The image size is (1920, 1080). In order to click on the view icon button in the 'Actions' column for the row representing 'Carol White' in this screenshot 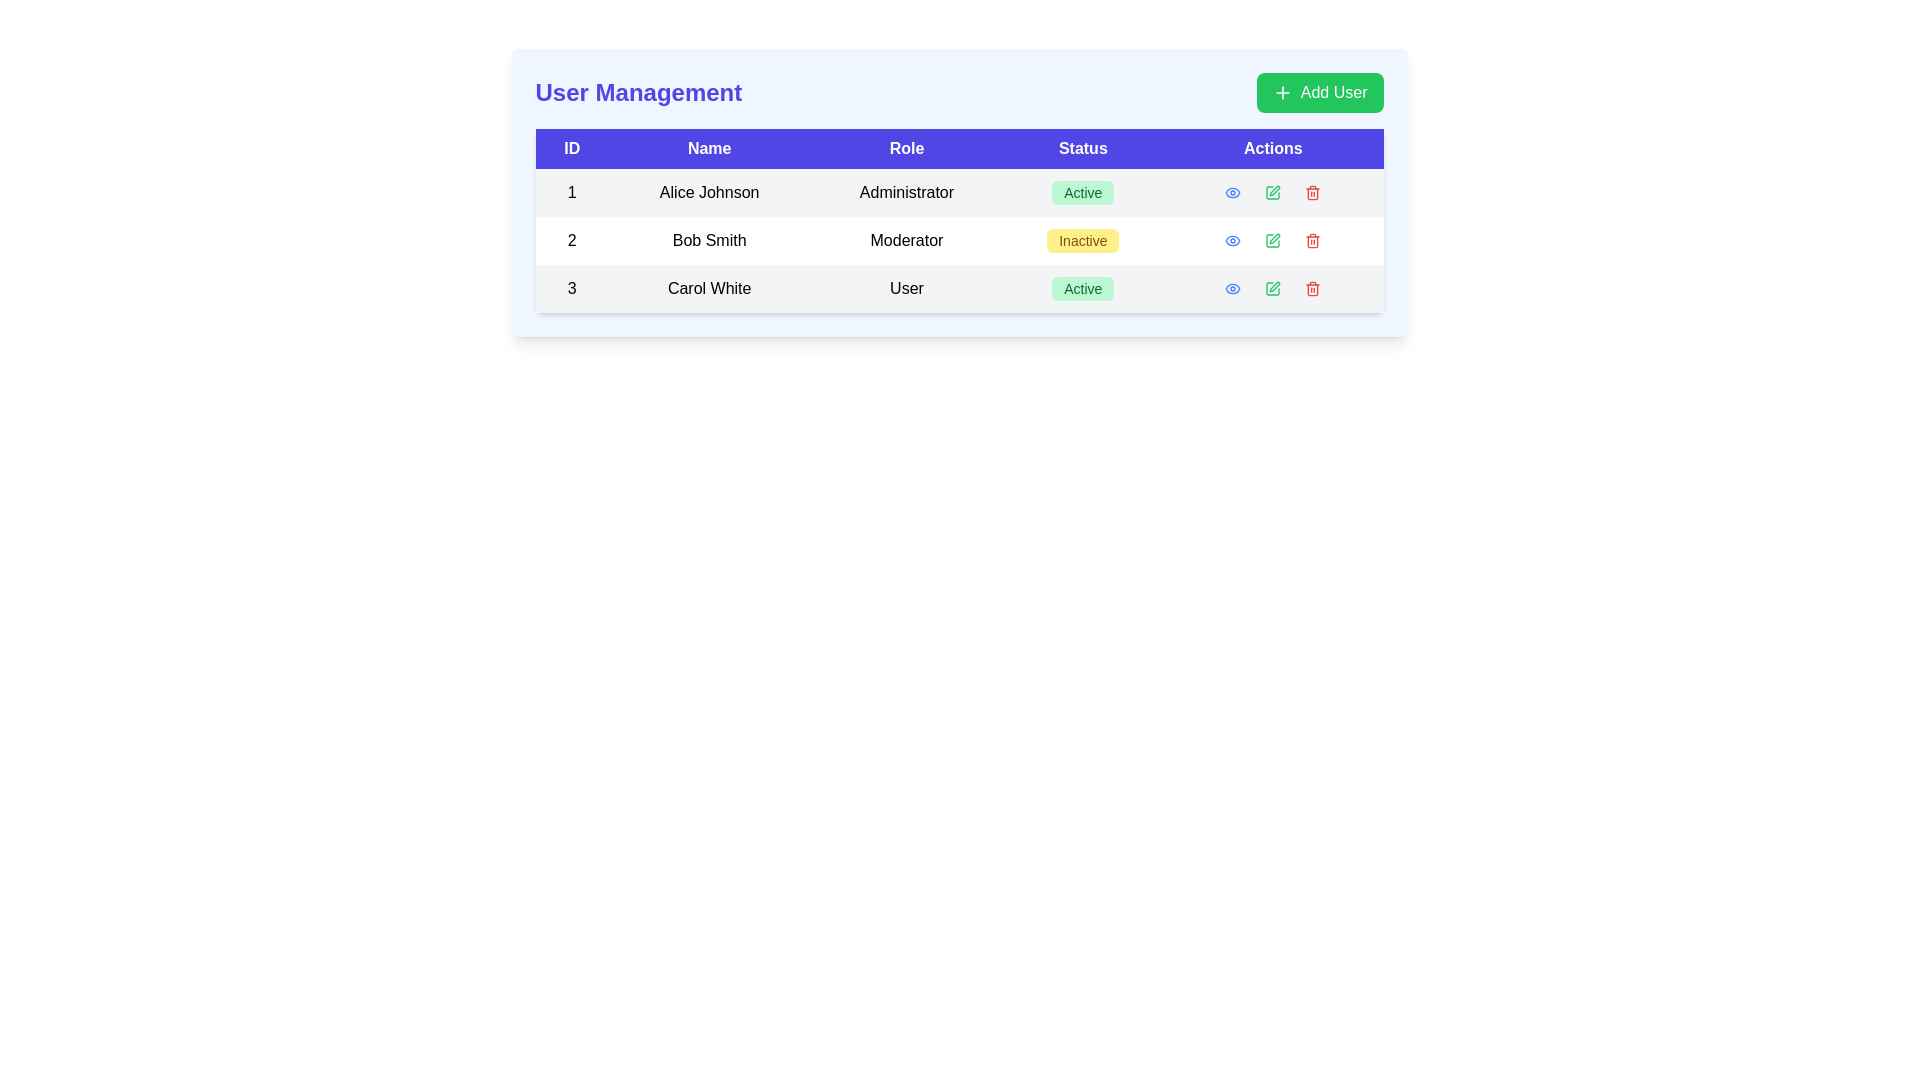, I will do `click(1232, 289)`.